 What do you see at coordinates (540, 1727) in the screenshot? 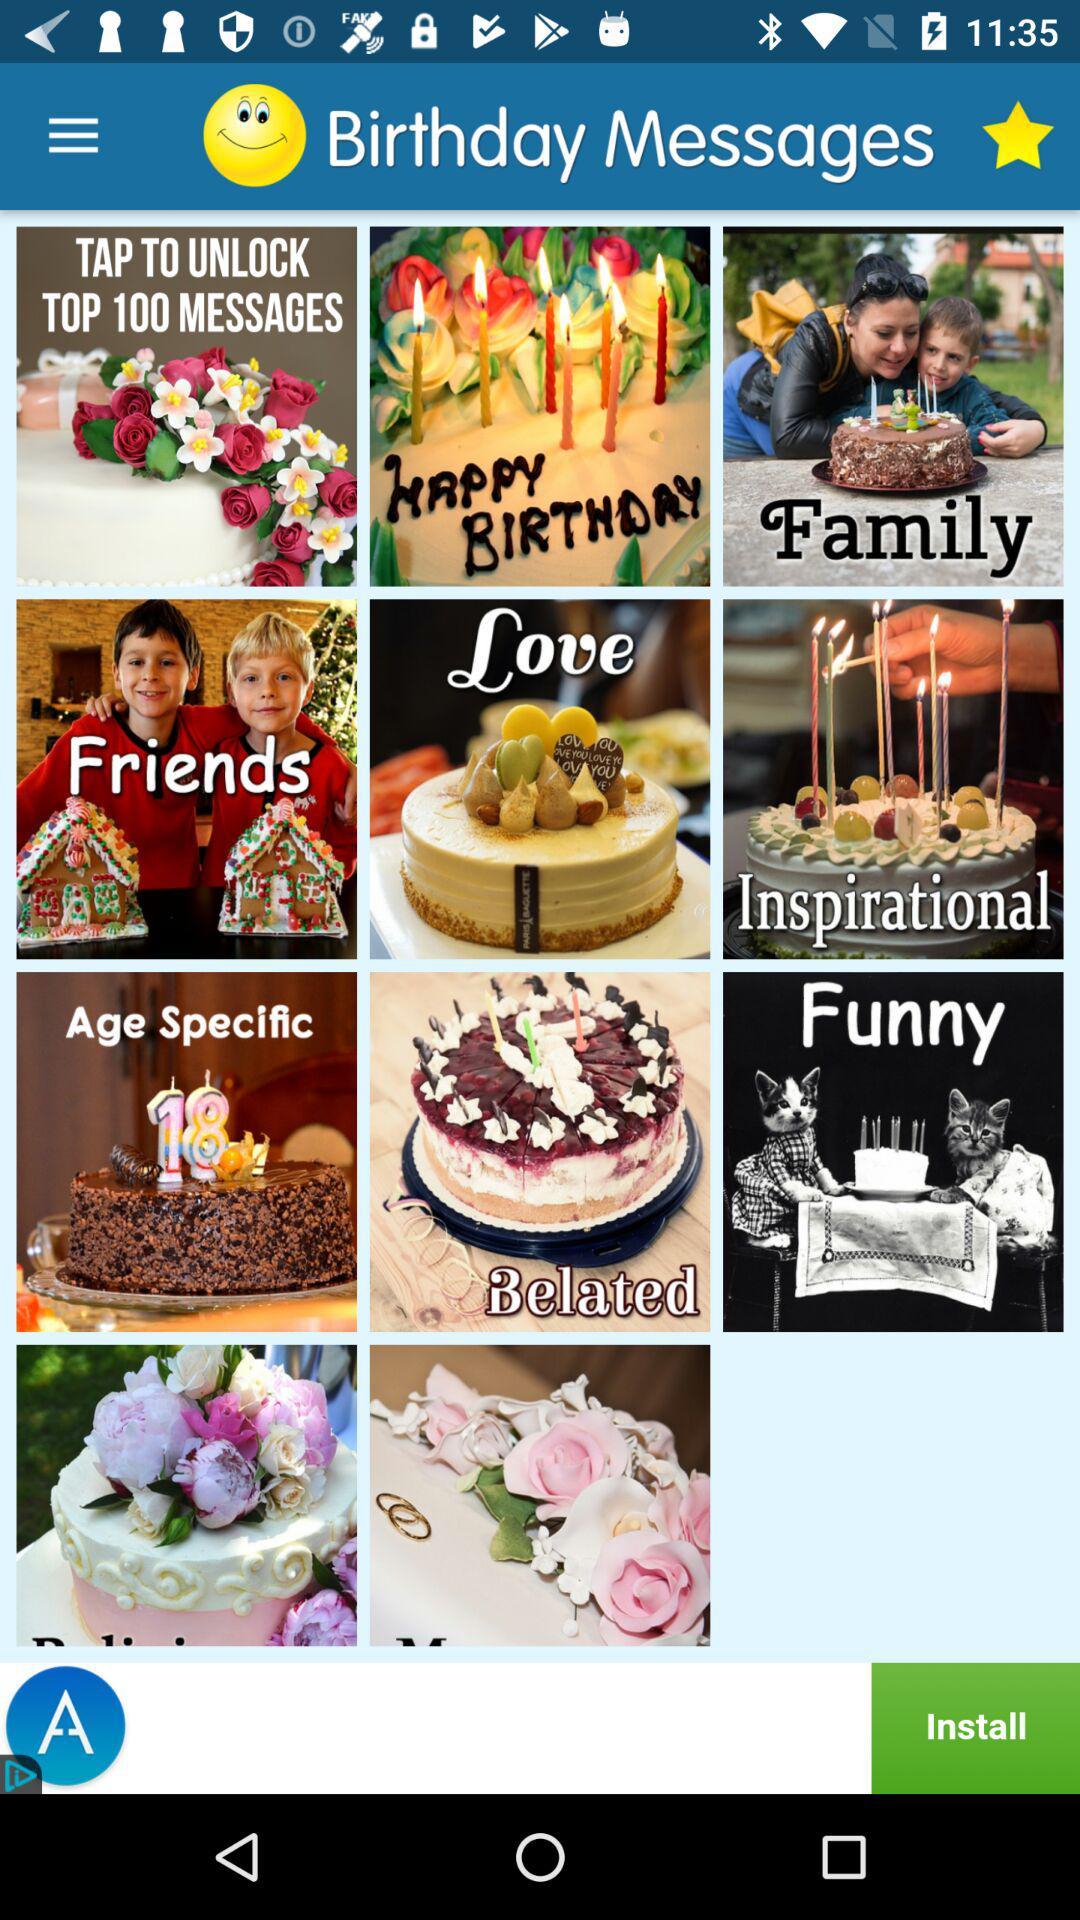
I see `install advertised site` at bounding box center [540, 1727].